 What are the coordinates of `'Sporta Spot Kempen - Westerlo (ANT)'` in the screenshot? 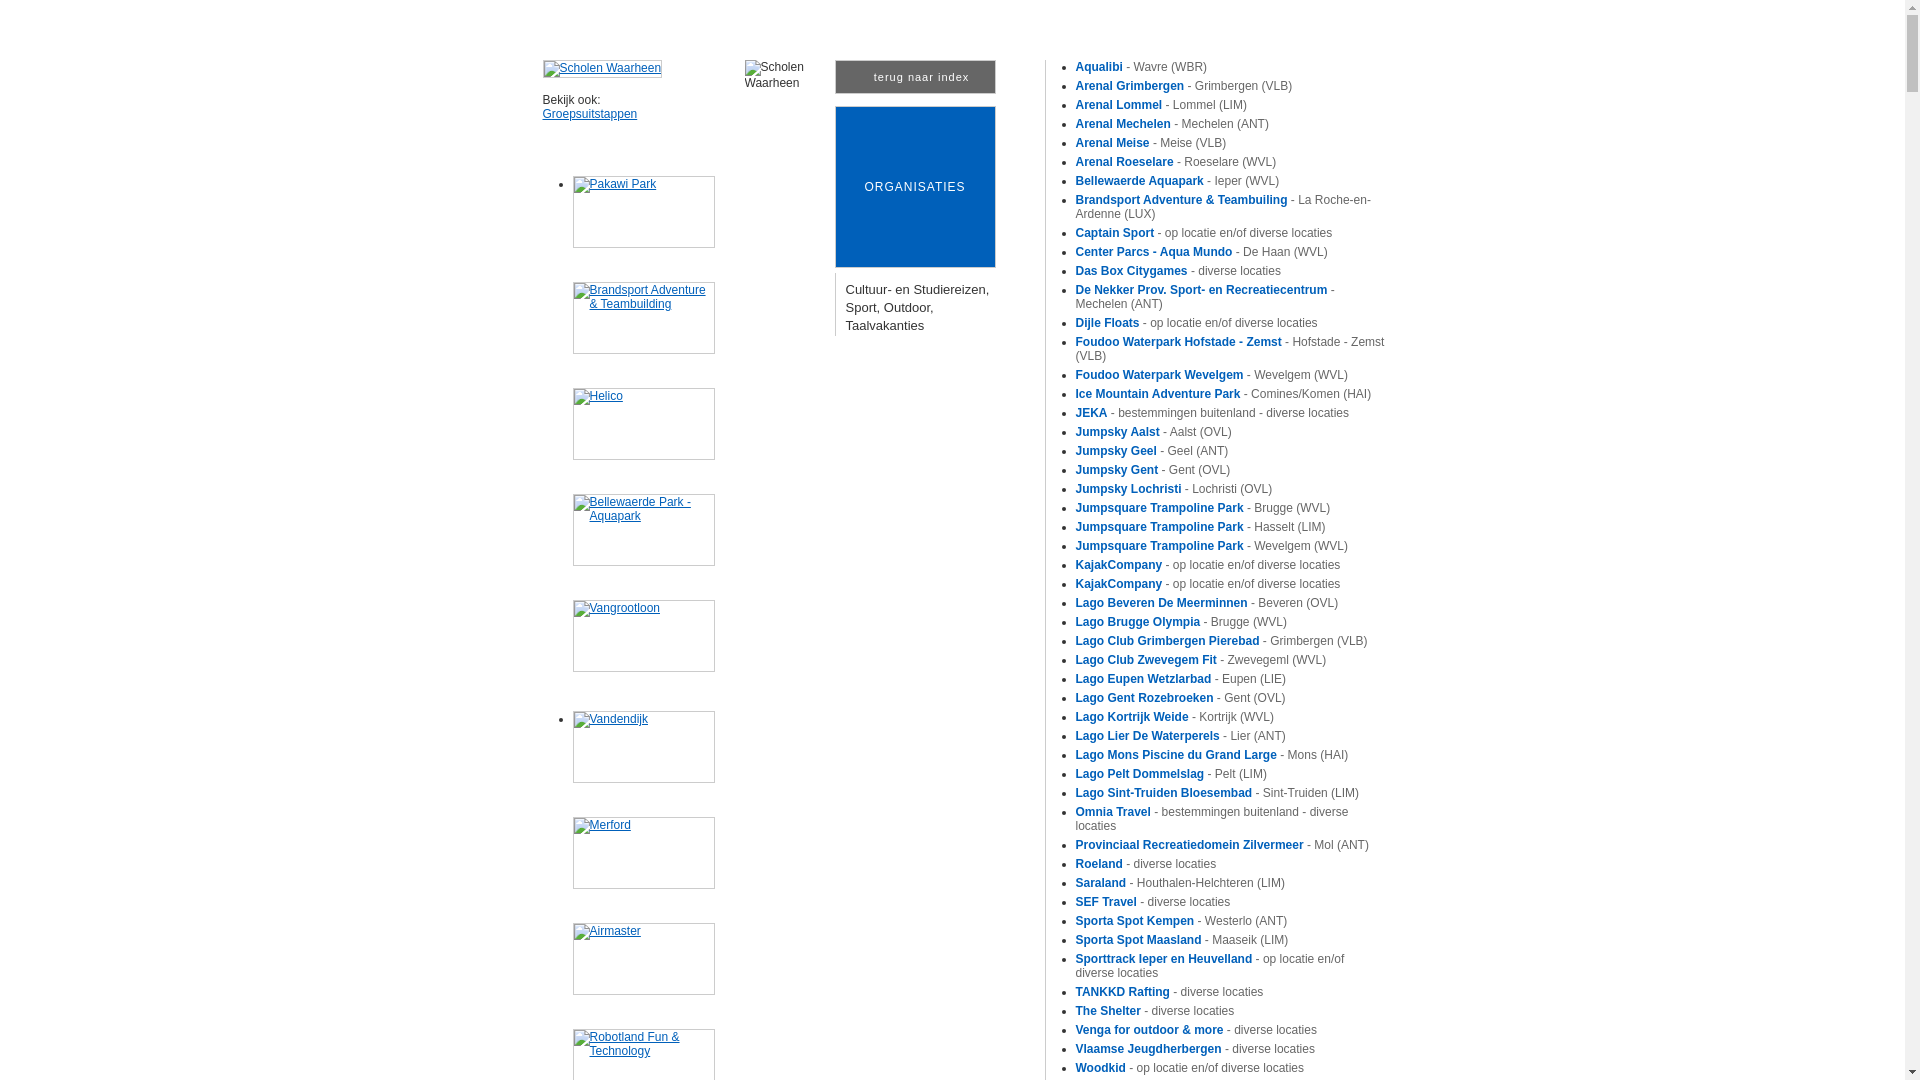 It's located at (1181, 921).